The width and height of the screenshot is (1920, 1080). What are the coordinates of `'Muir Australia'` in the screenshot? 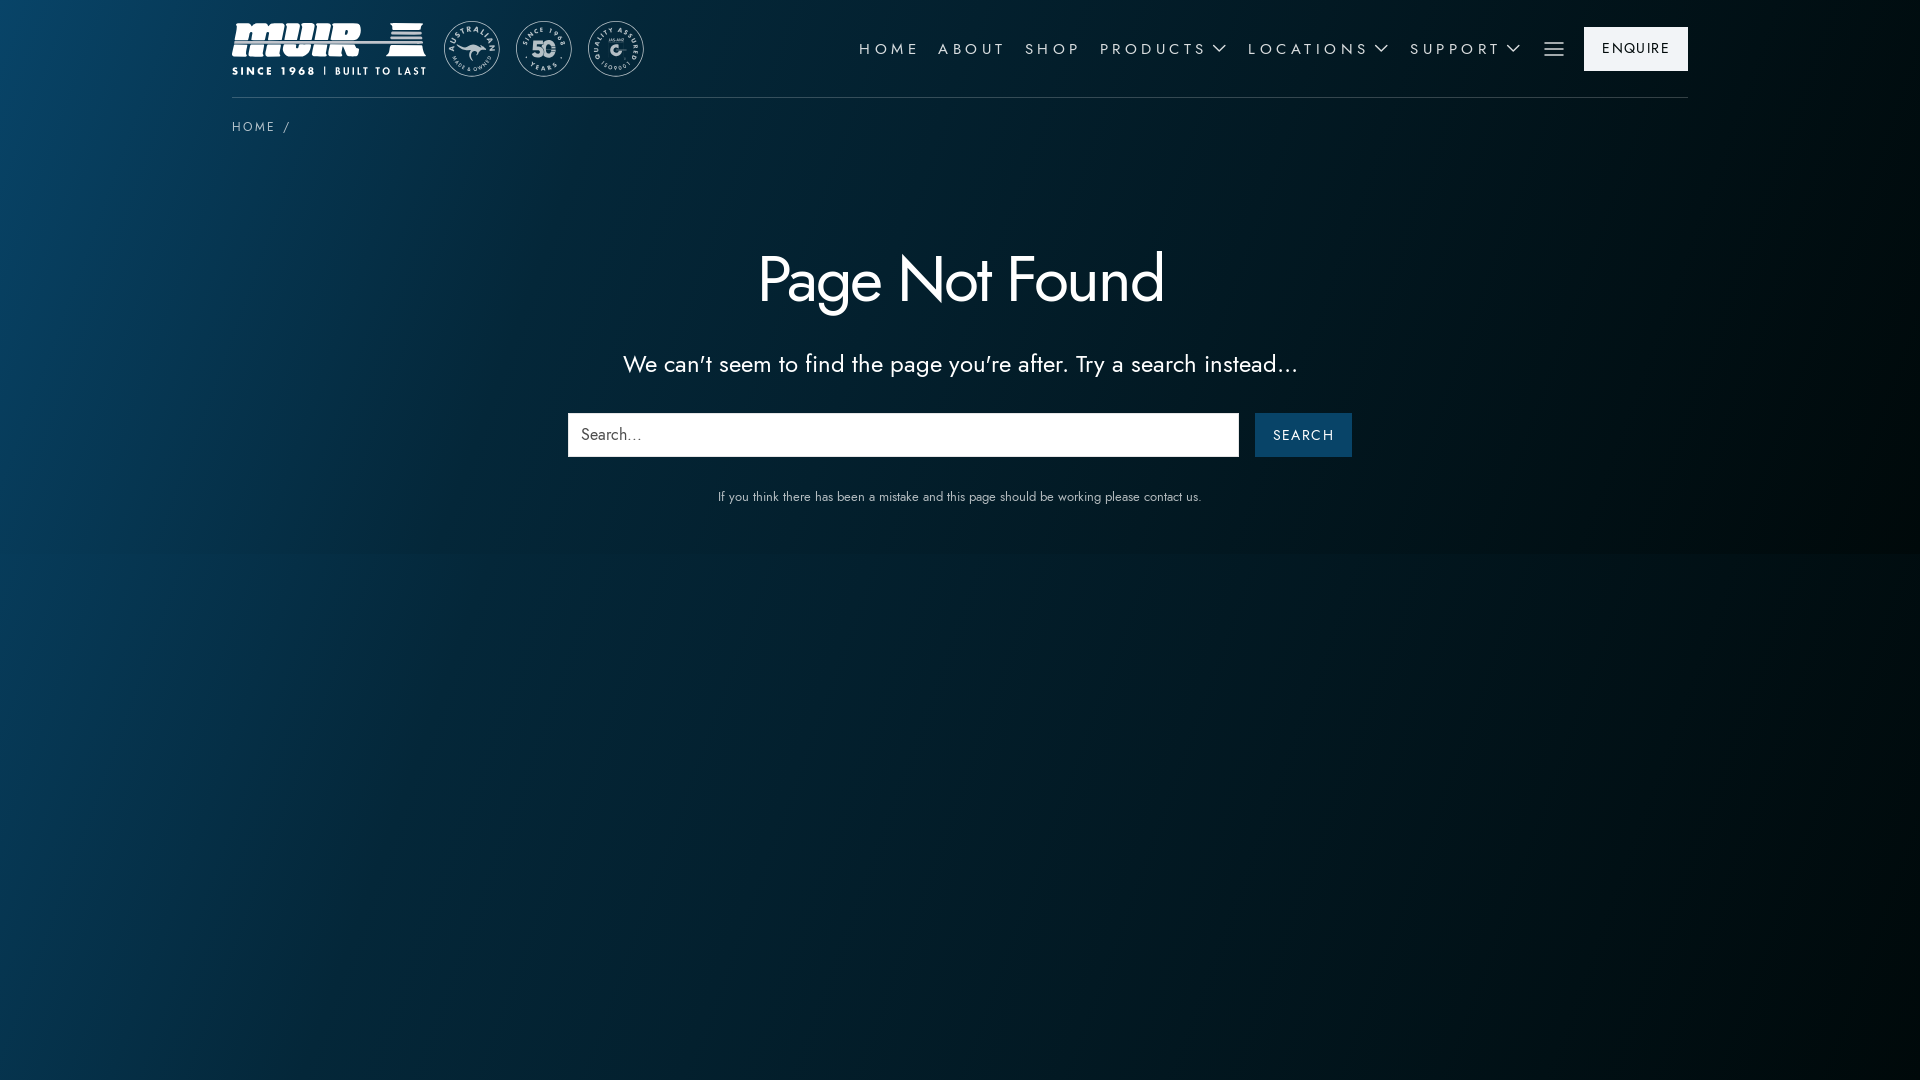 It's located at (543, 47).